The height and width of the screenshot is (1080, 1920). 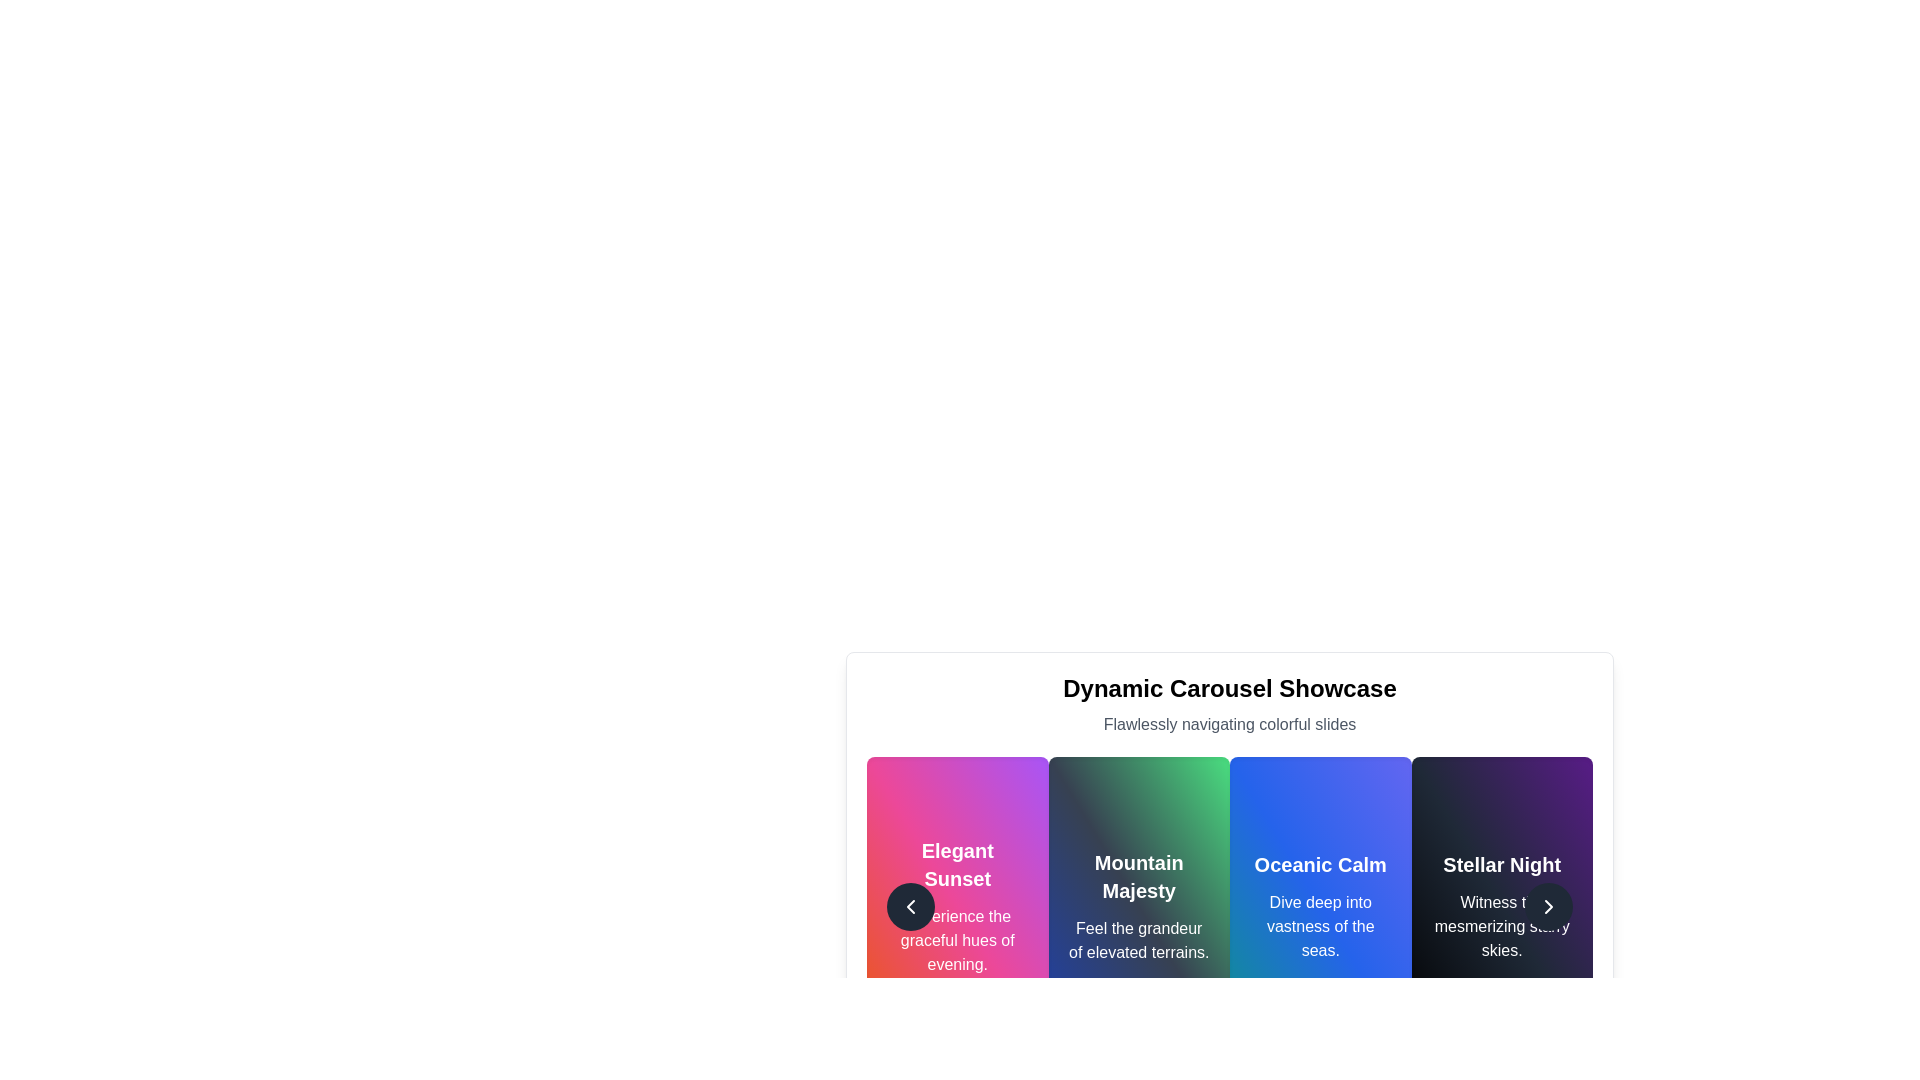 I want to click on title text label located at the top-center of the rightmost card in the 'Dynamic Carousel Showcase' section, which summarizes the card's content, so click(x=1502, y=863).